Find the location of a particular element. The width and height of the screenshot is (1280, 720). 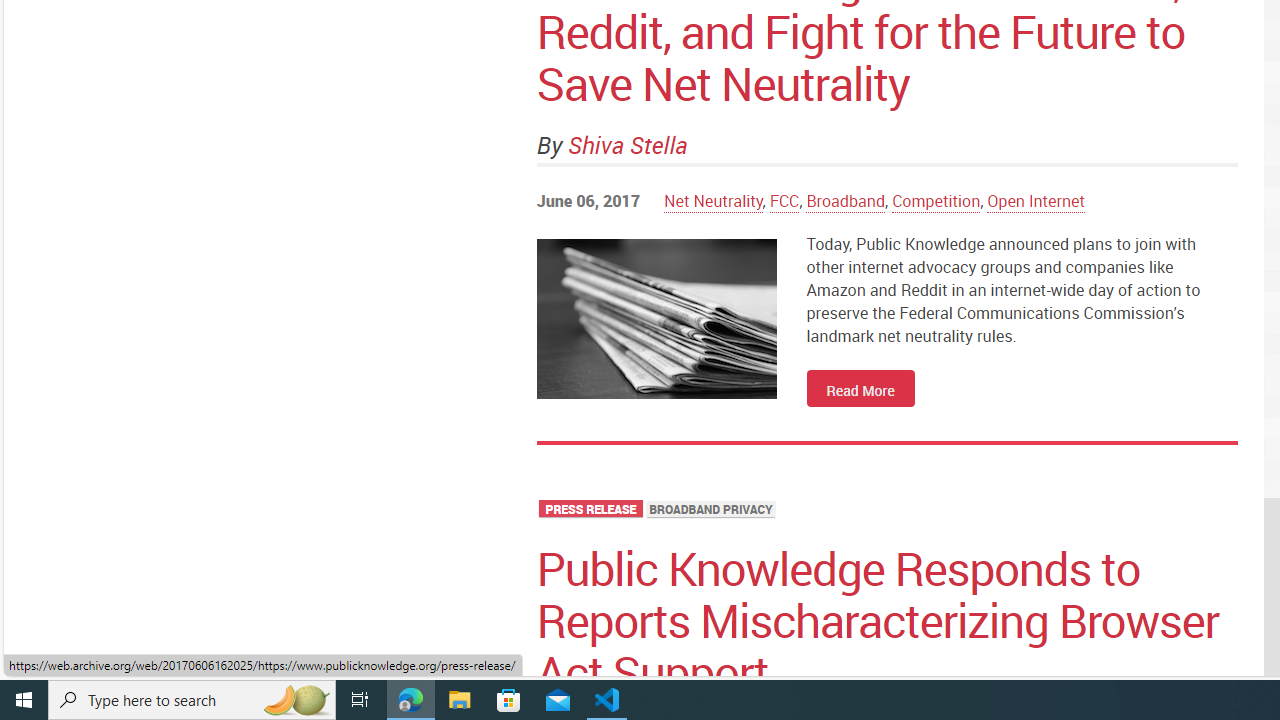

' img' is located at coordinates (656, 317).